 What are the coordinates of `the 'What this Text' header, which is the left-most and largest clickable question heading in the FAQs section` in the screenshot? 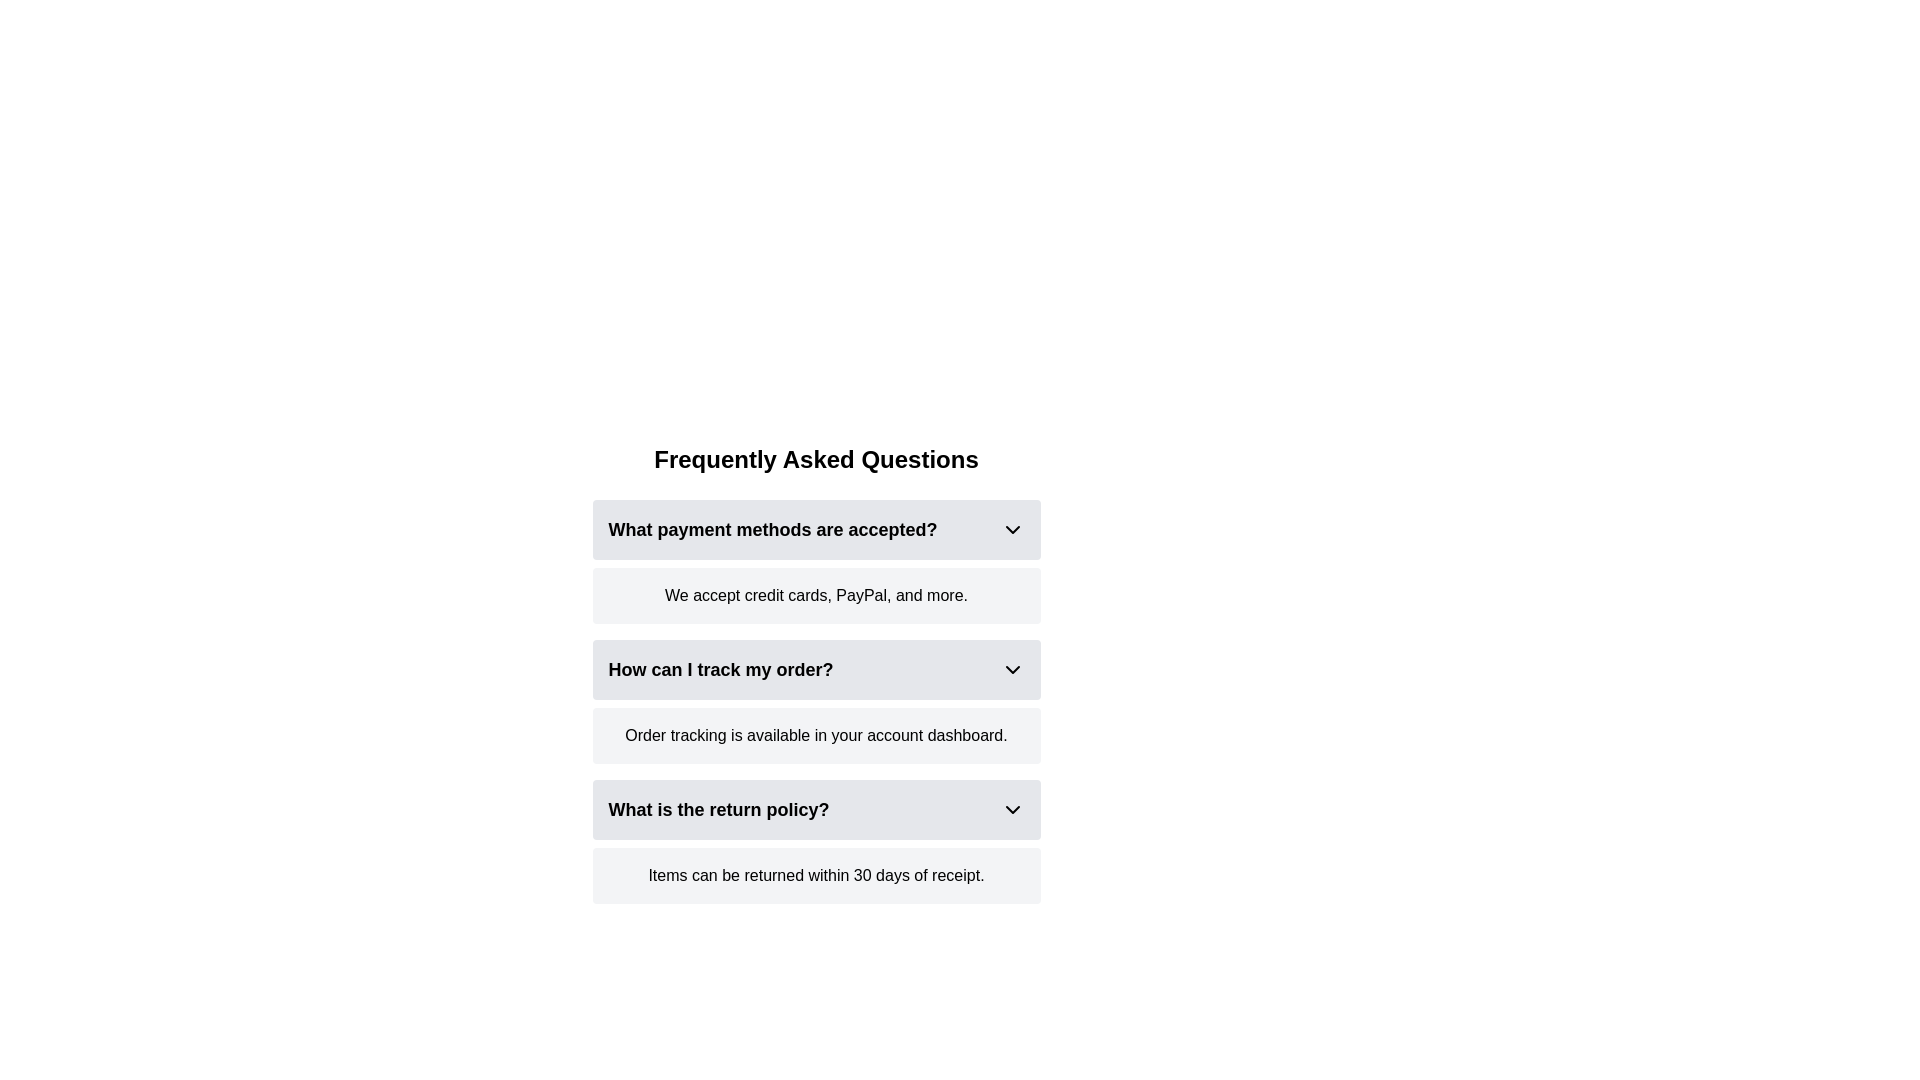 It's located at (771, 528).